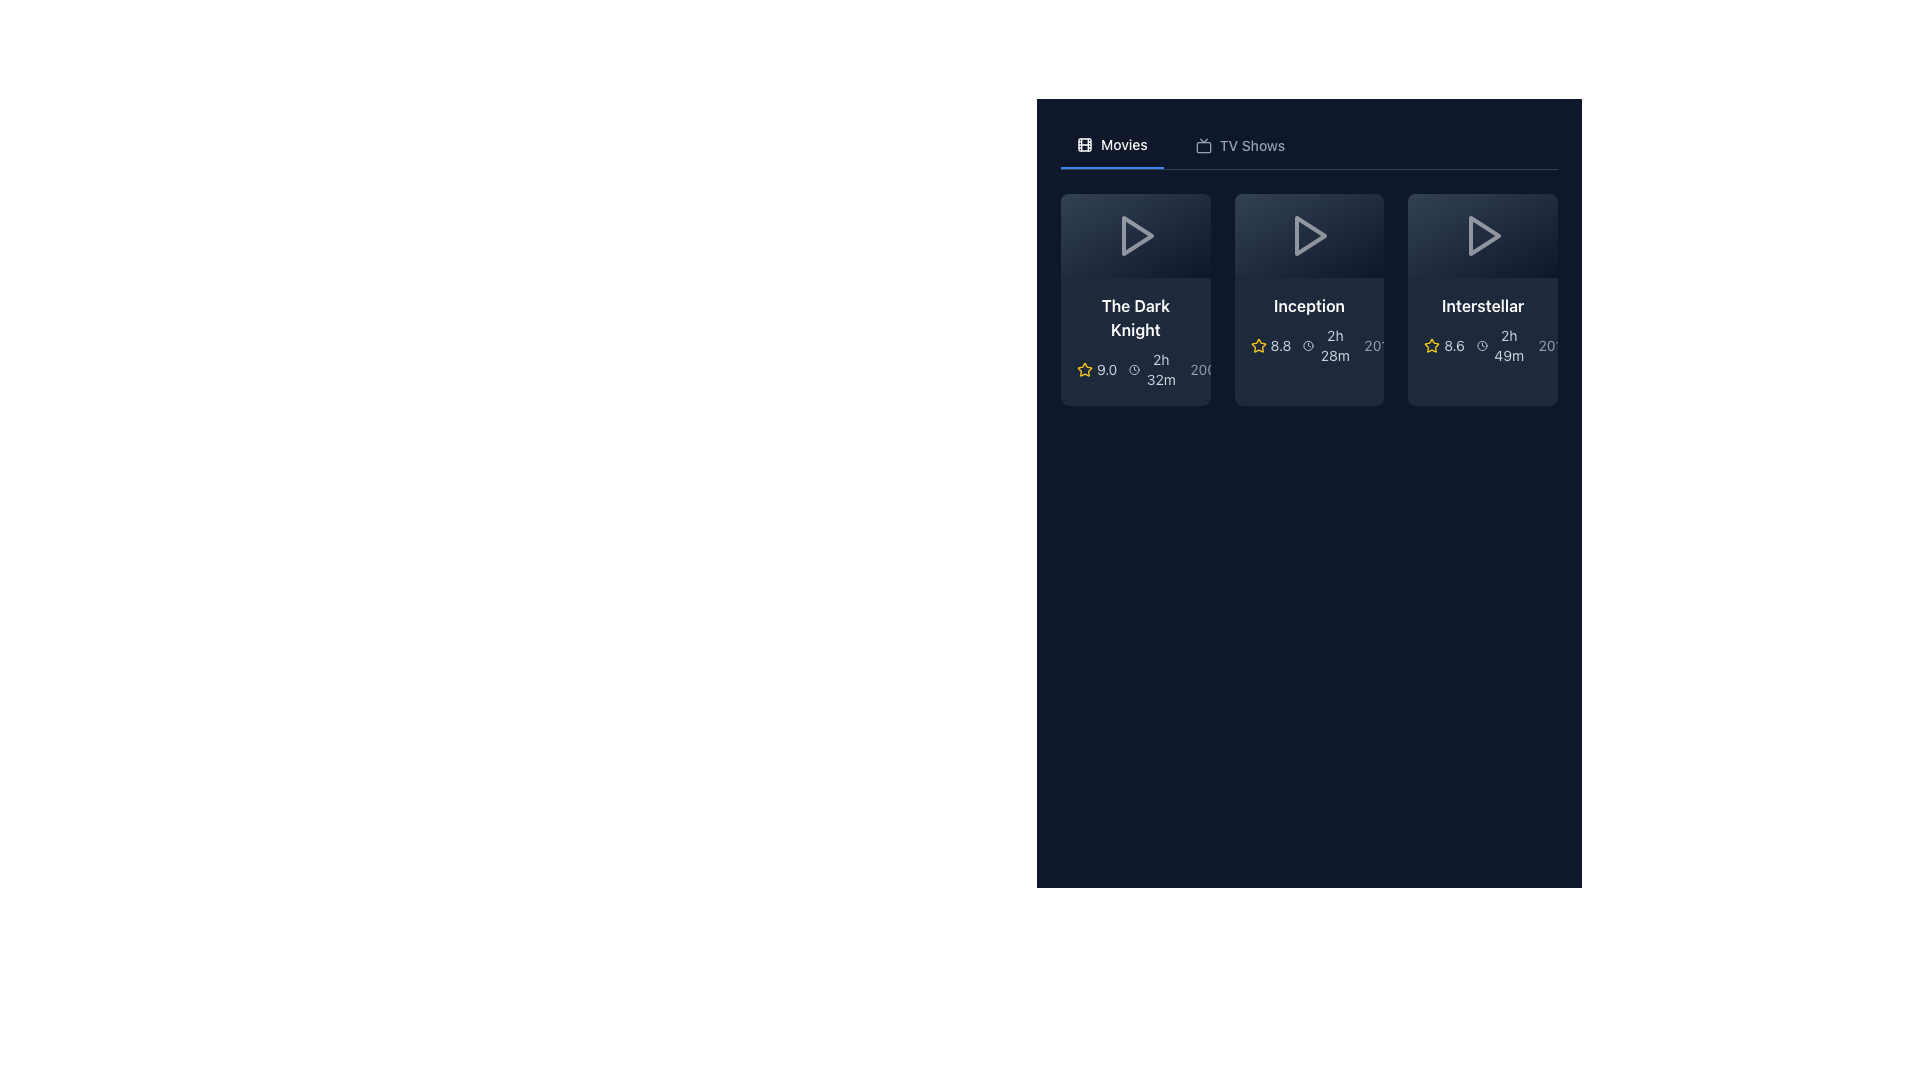  What do you see at coordinates (1483, 235) in the screenshot?
I see `the Play symbol icon located at the top section of the 'Interstellar' movie card to trigger visual feedback` at bounding box center [1483, 235].